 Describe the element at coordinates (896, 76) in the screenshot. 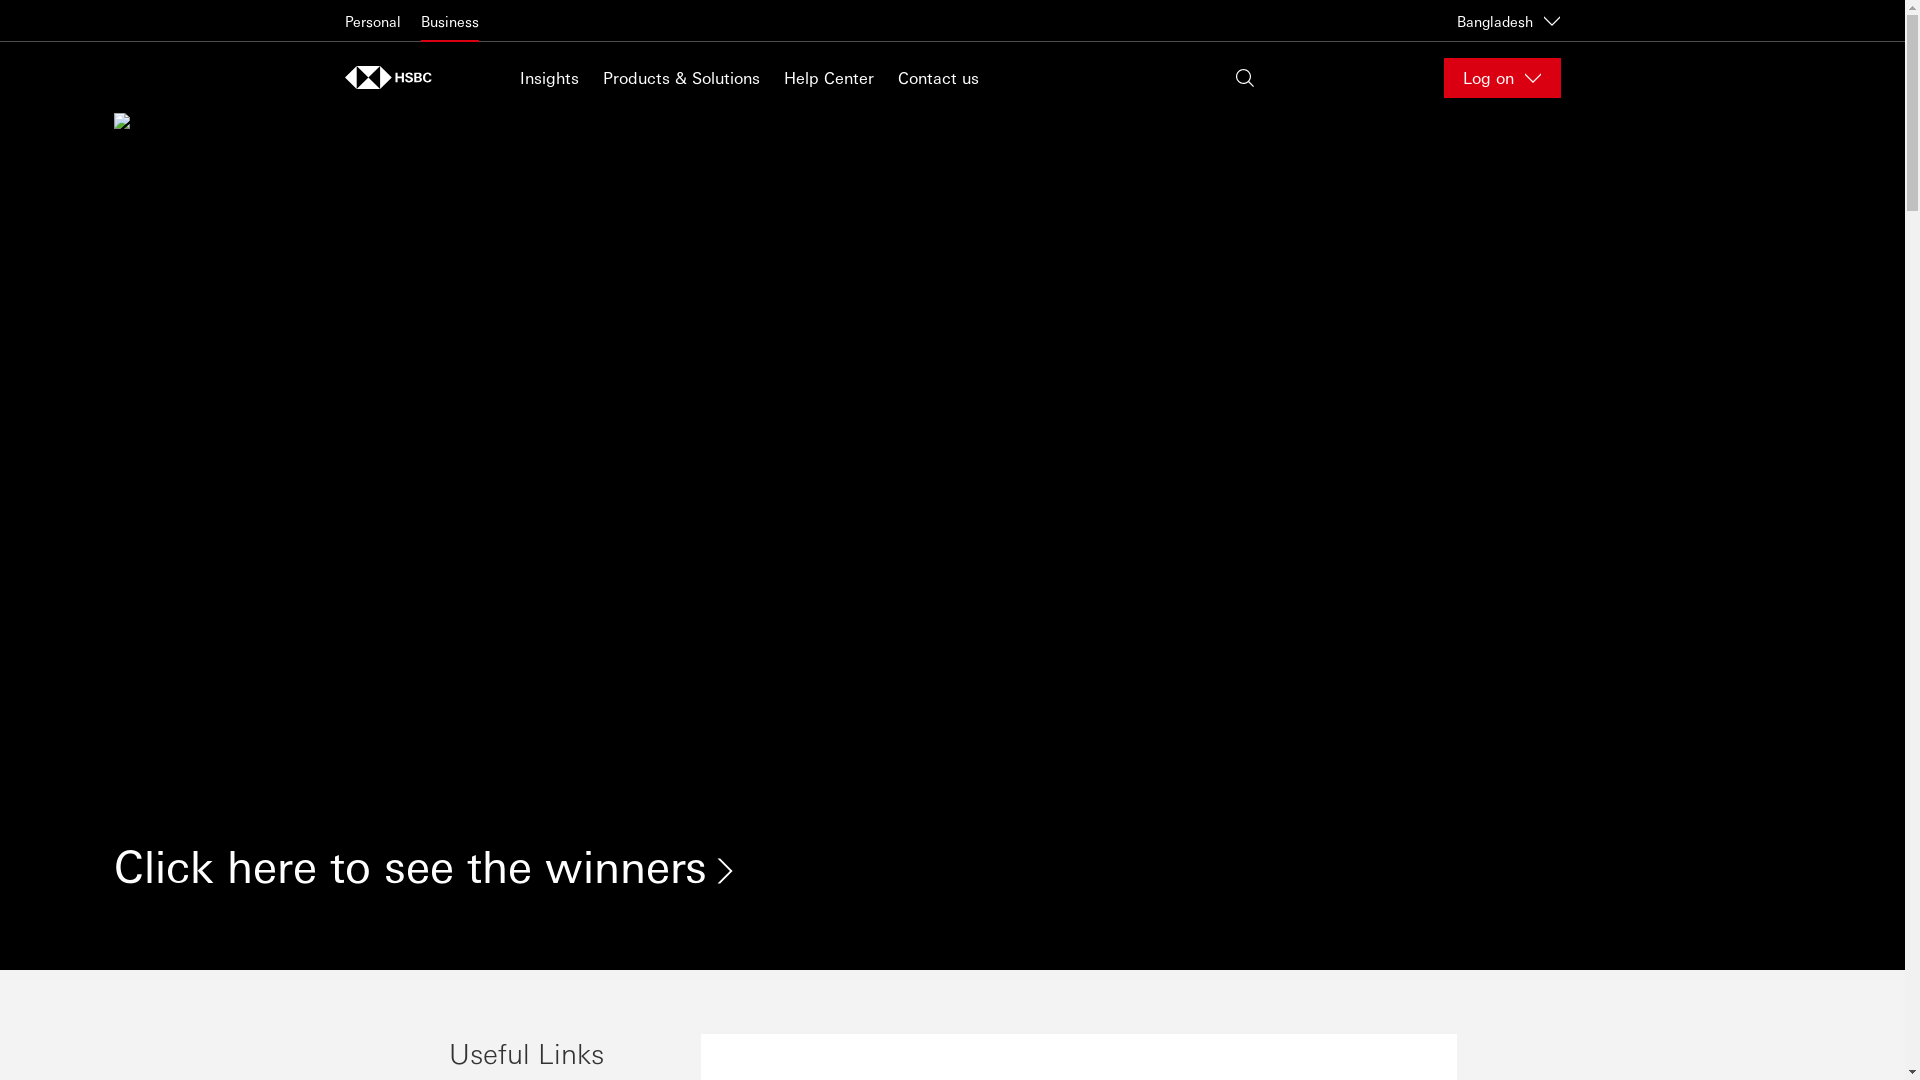

I see `'Contact us'` at that location.